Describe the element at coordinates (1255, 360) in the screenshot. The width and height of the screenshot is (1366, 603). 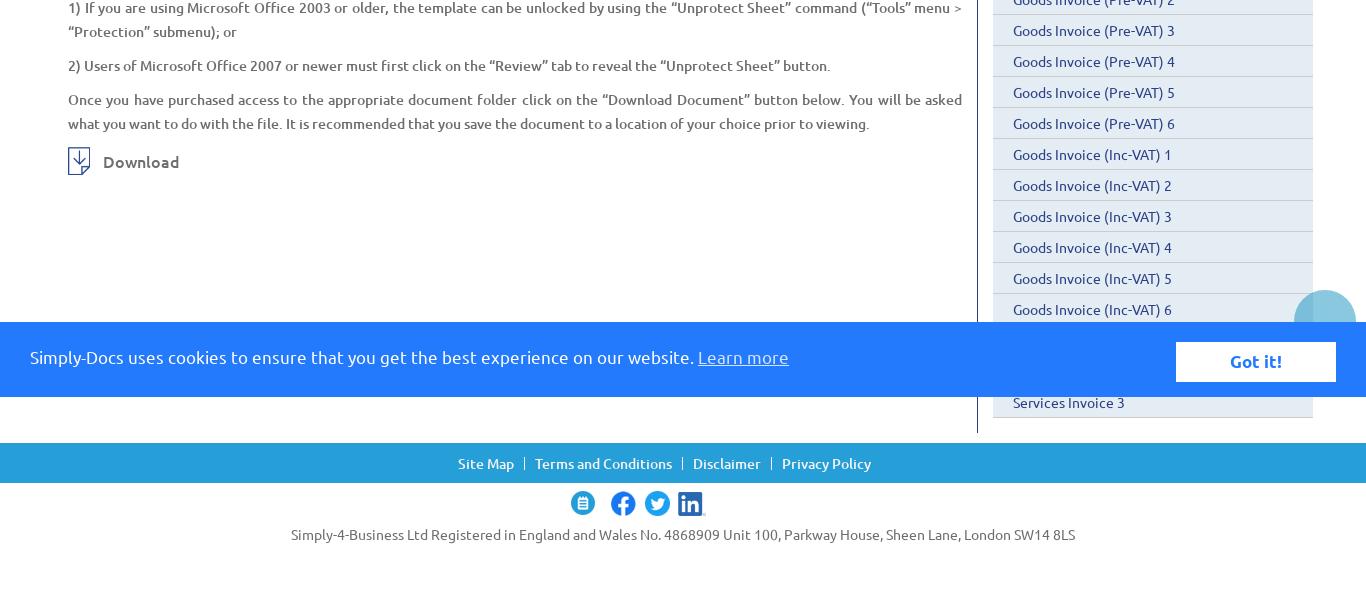
I see `'Got it!'` at that location.